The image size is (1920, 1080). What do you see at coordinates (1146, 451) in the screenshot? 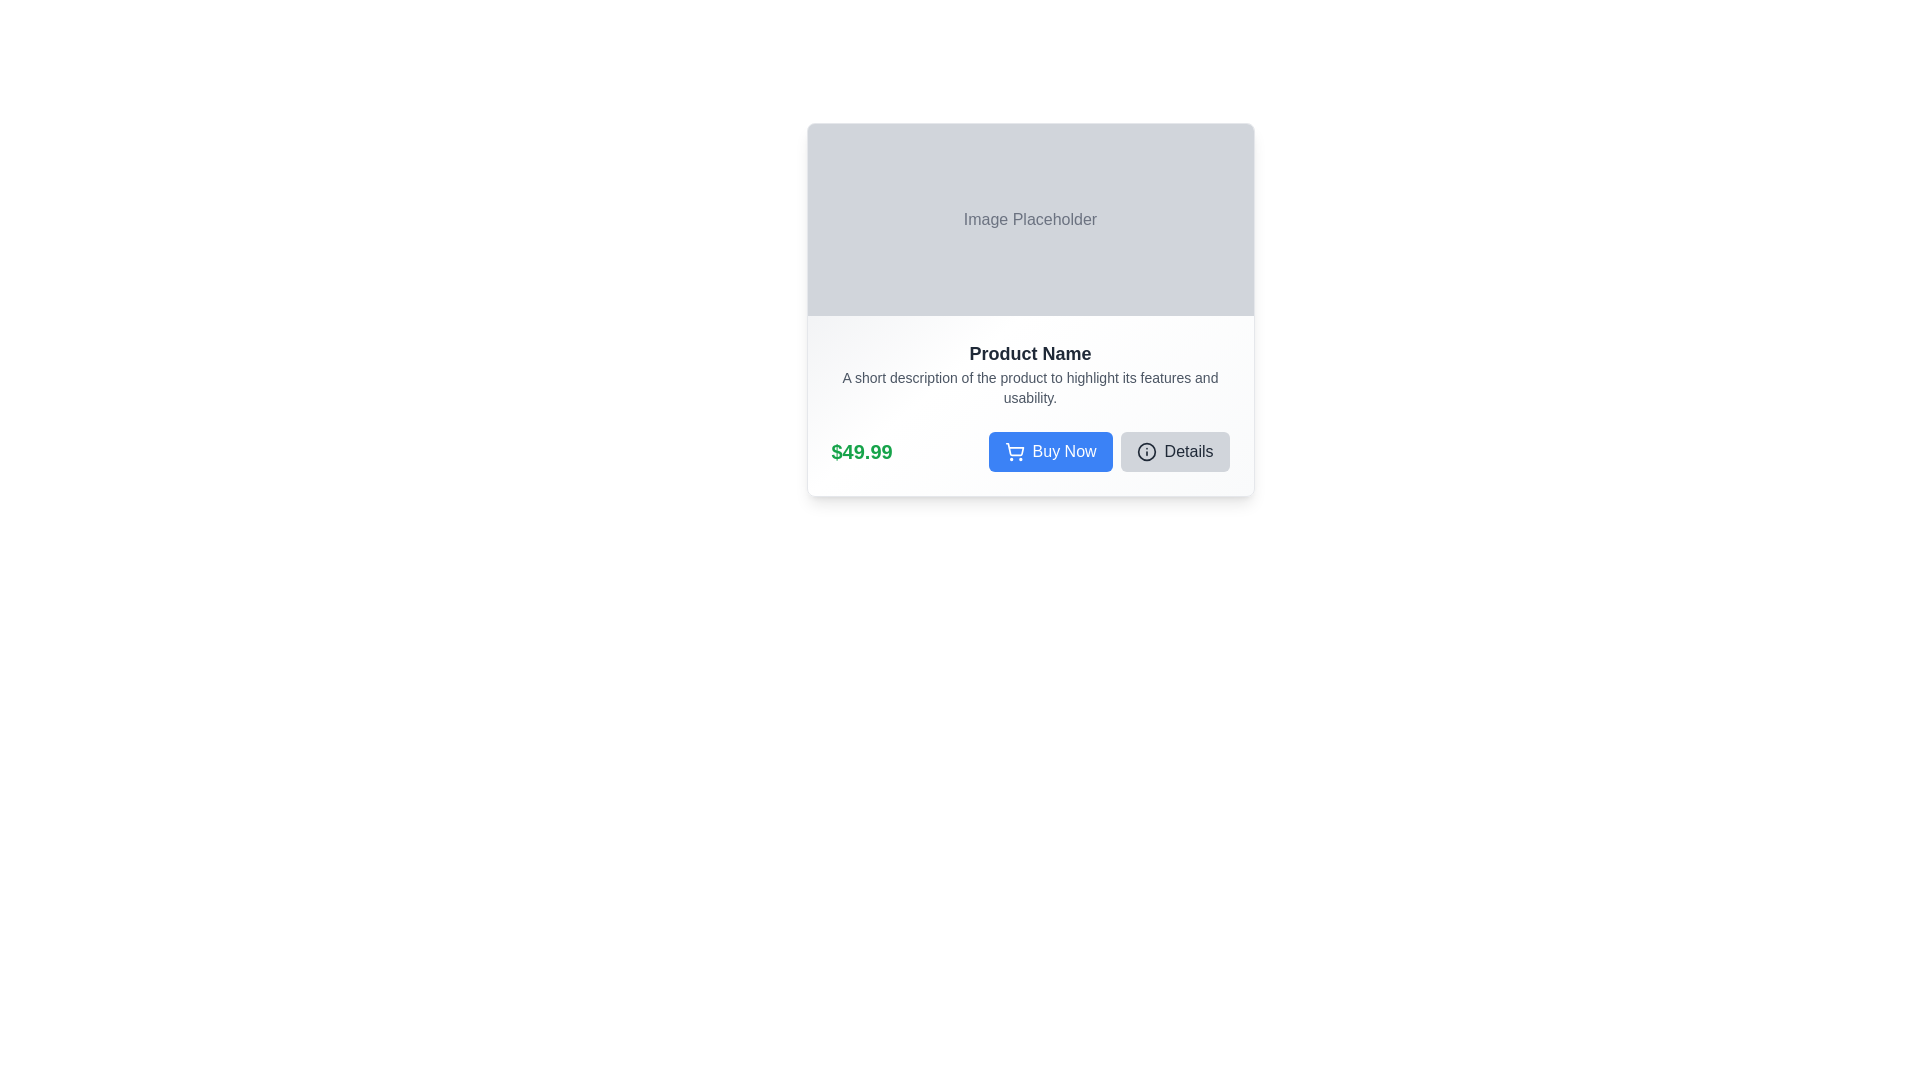
I see `the decorative SVG circle element that symbolizes information within the product card interface` at bounding box center [1146, 451].